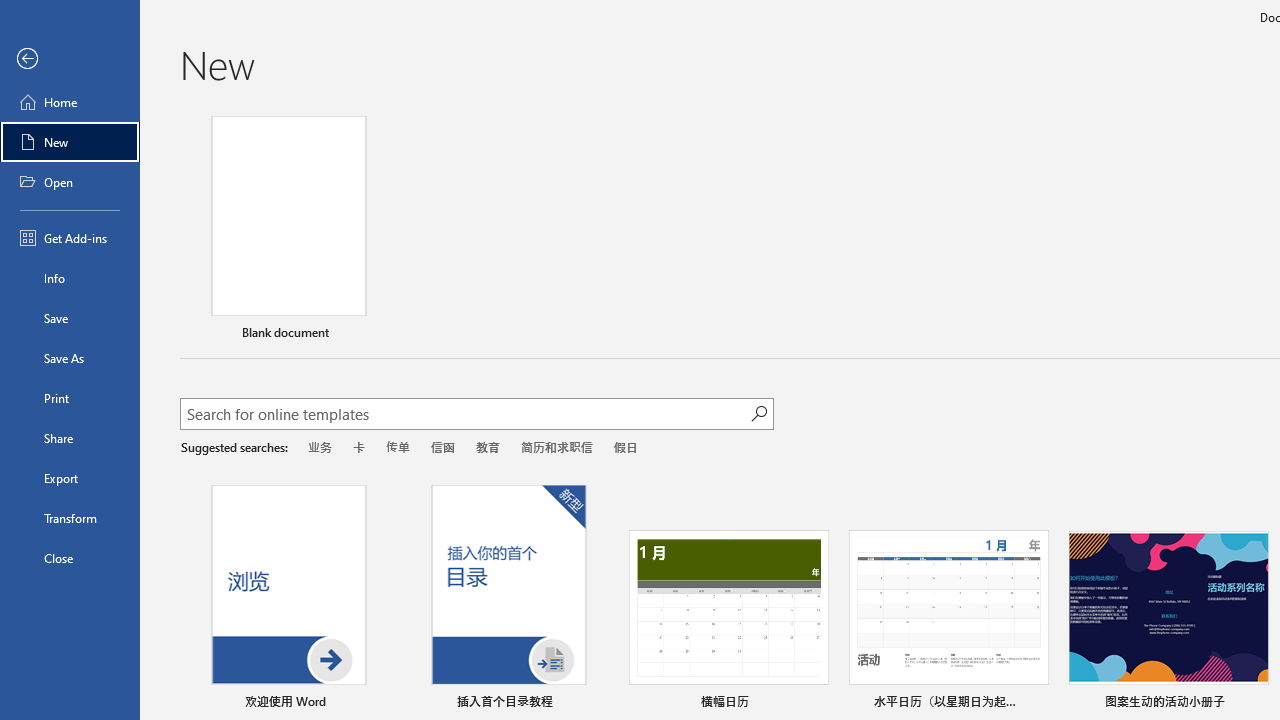 Image resolution: width=1280 pixels, height=720 pixels. Describe the element at coordinates (287, 230) in the screenshot. I see `'Blank document'` at that location.